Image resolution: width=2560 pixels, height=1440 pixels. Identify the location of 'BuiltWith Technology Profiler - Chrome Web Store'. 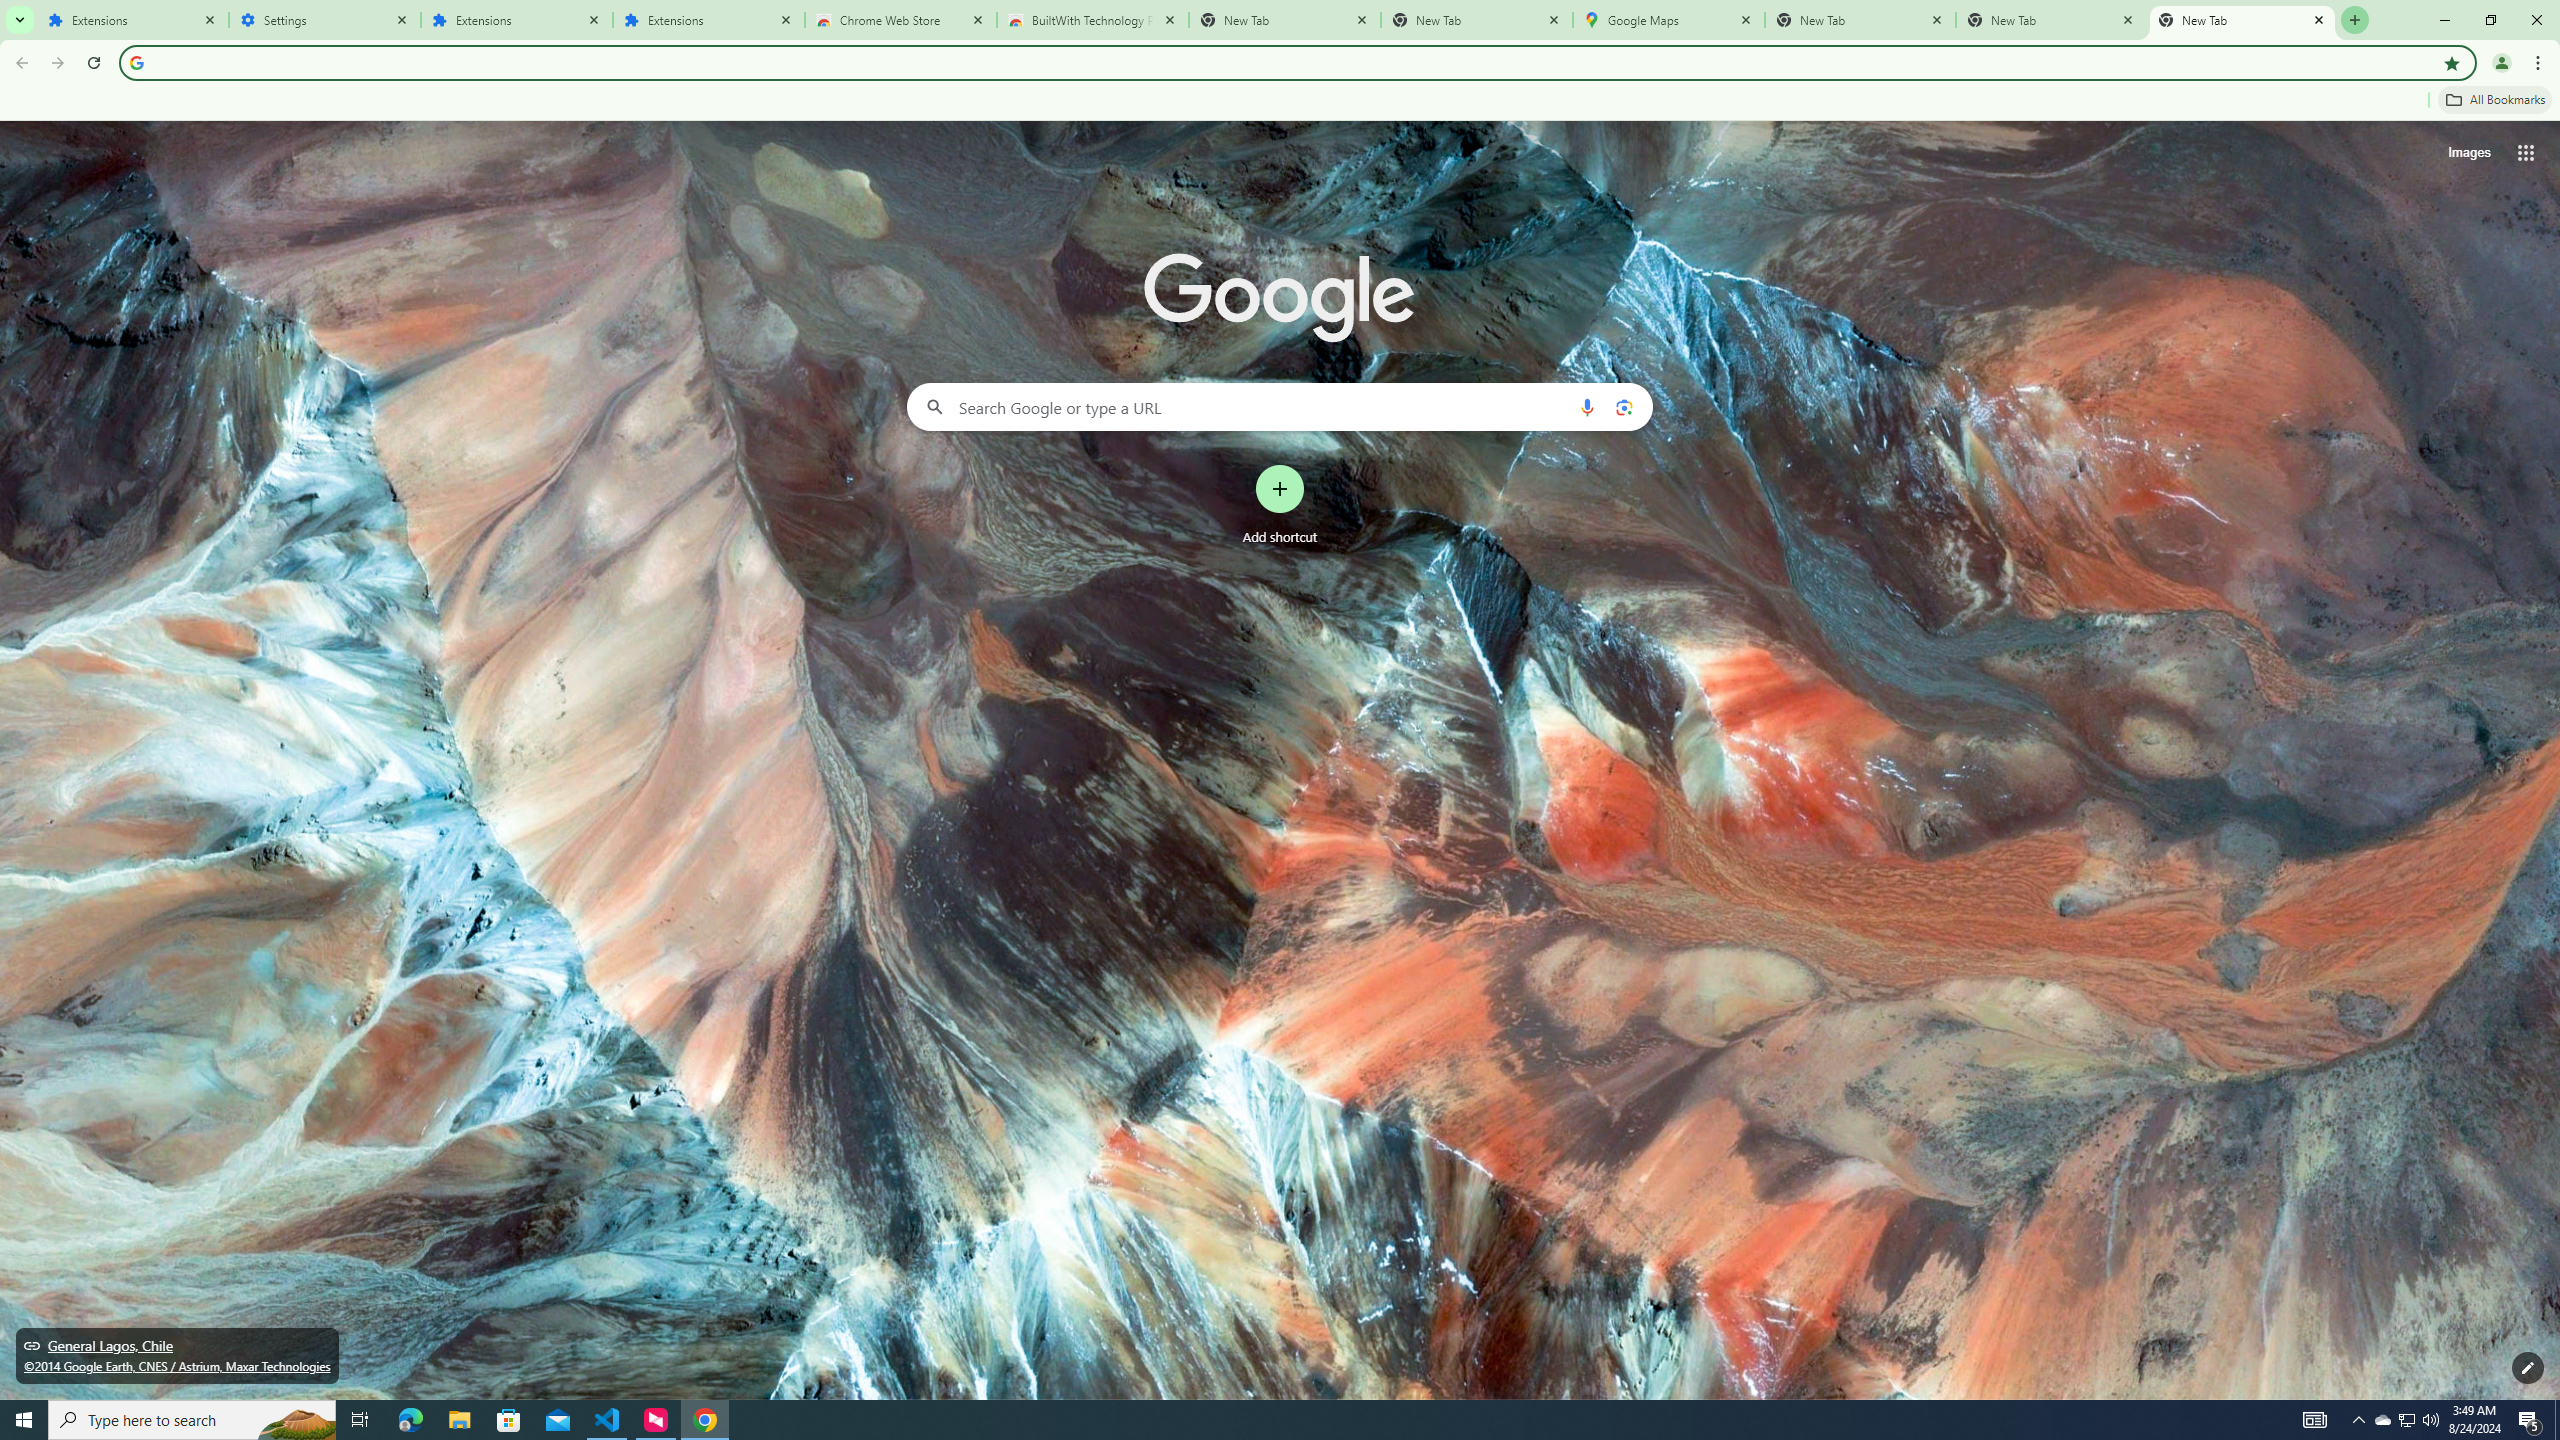
(1092, 19).